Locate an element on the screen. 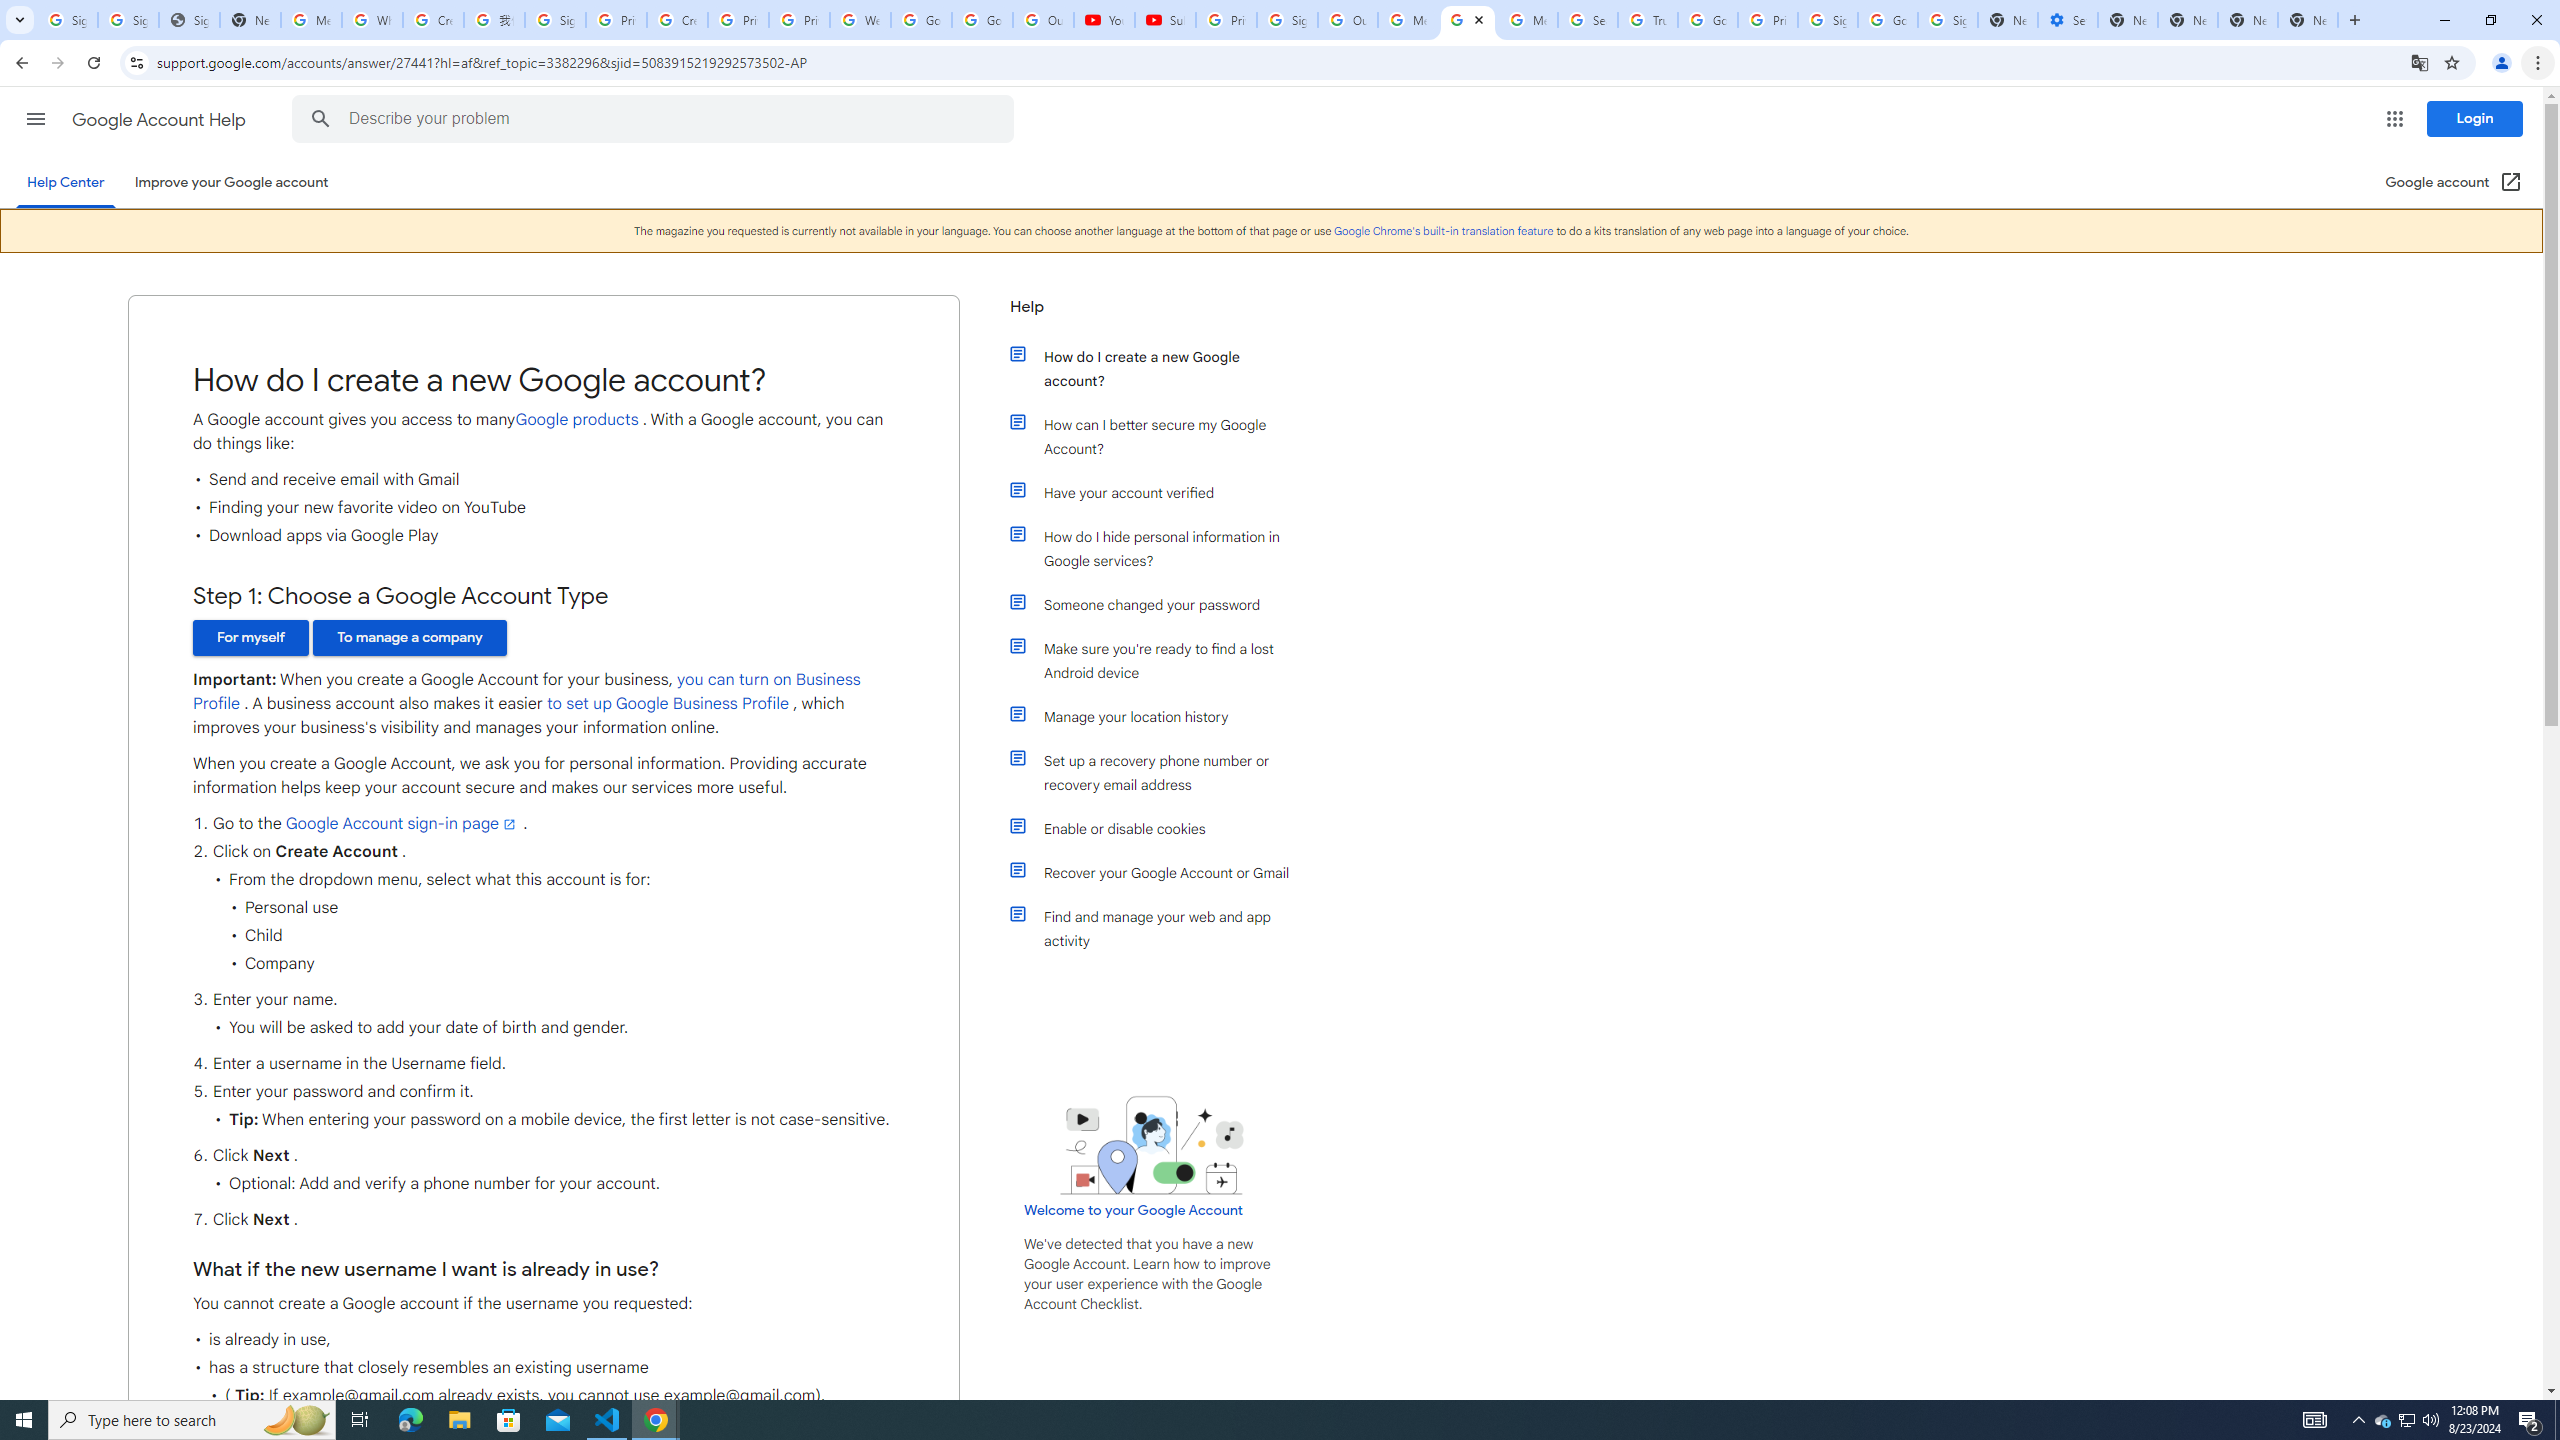  'Reload' is located at coordinates (93, 62).